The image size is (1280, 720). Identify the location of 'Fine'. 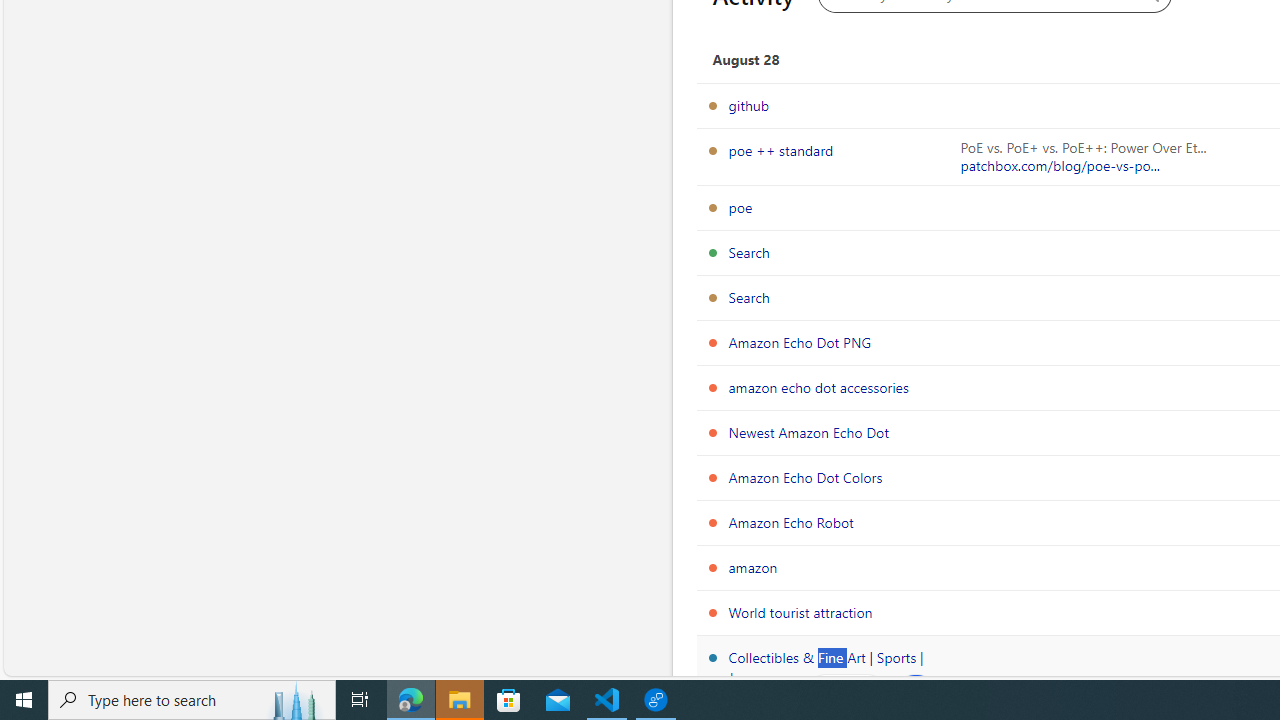
(846, 694).